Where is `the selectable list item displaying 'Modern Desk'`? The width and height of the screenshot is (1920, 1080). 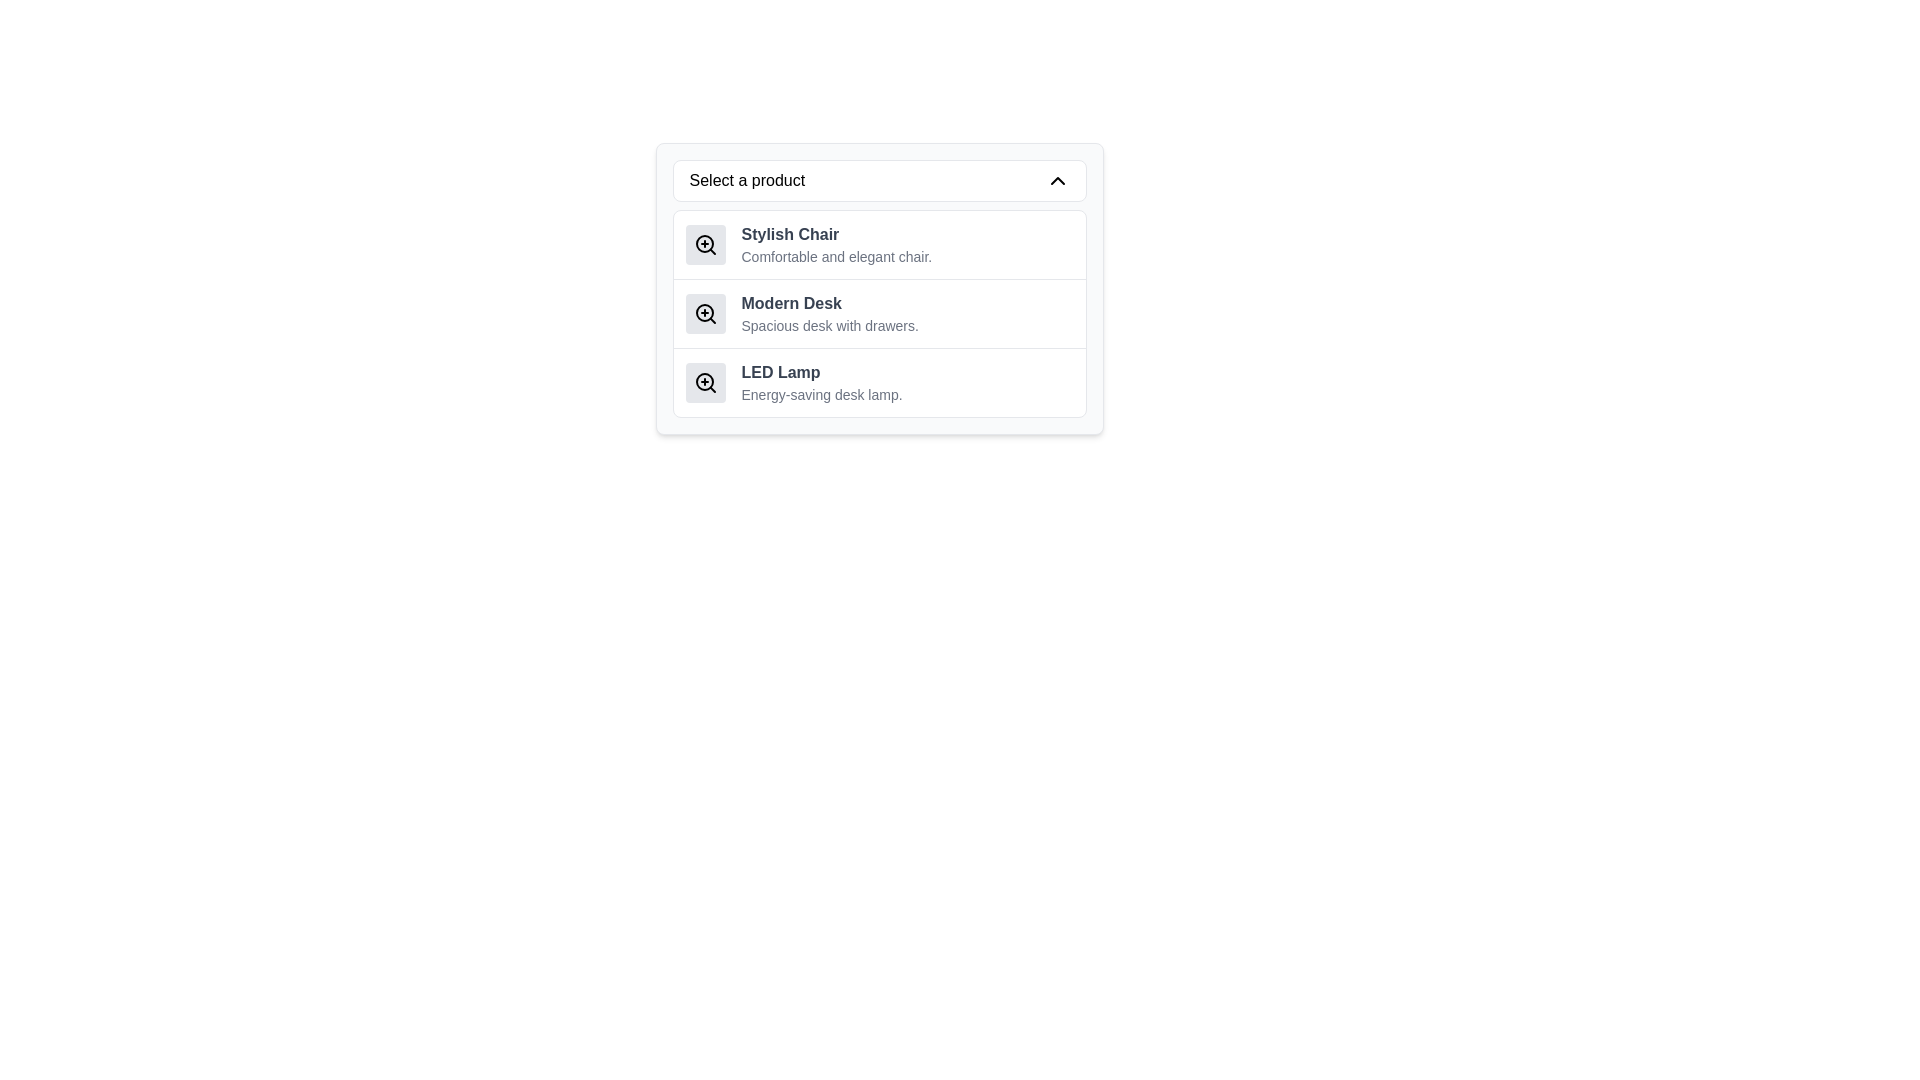 the selectable list item displaying 'Modern Desk' is located at coordinates (879, 289).